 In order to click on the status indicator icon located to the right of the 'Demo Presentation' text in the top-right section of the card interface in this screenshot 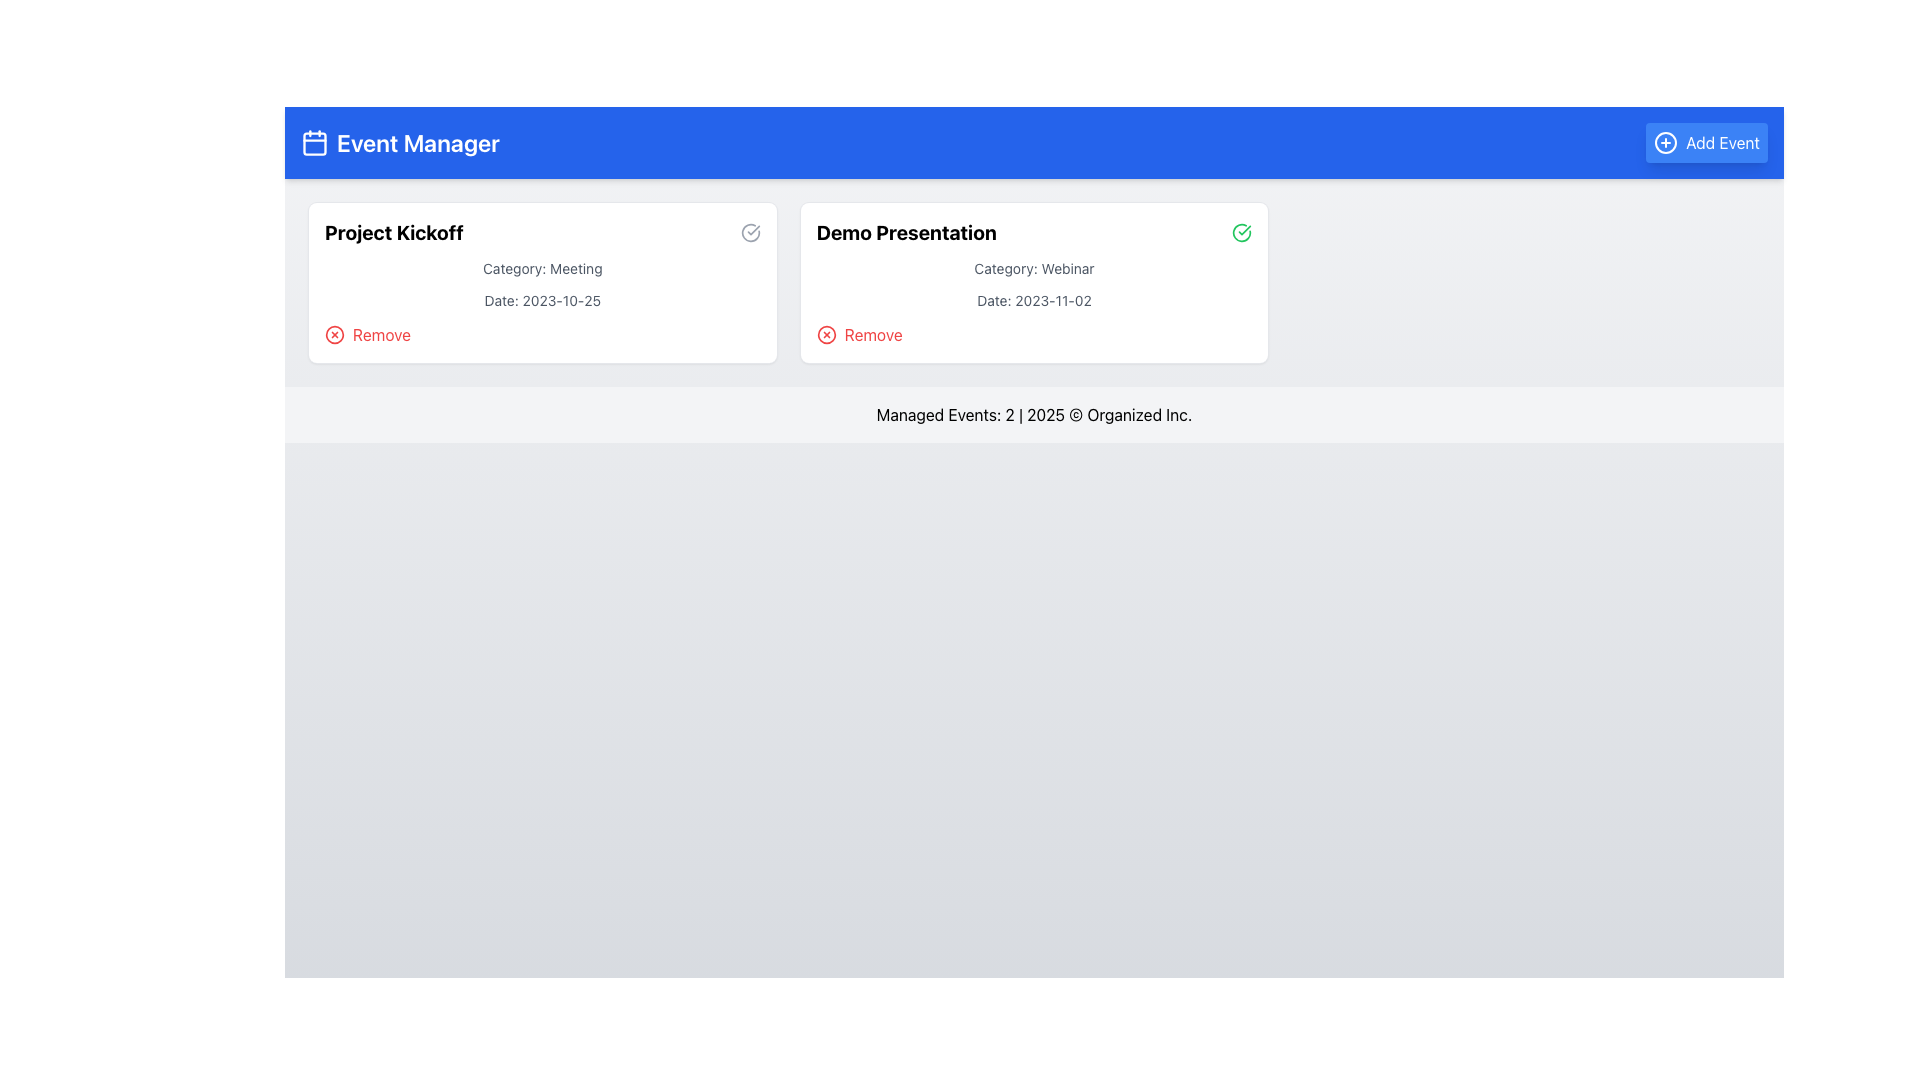, I will do `click(1241, 231)`.